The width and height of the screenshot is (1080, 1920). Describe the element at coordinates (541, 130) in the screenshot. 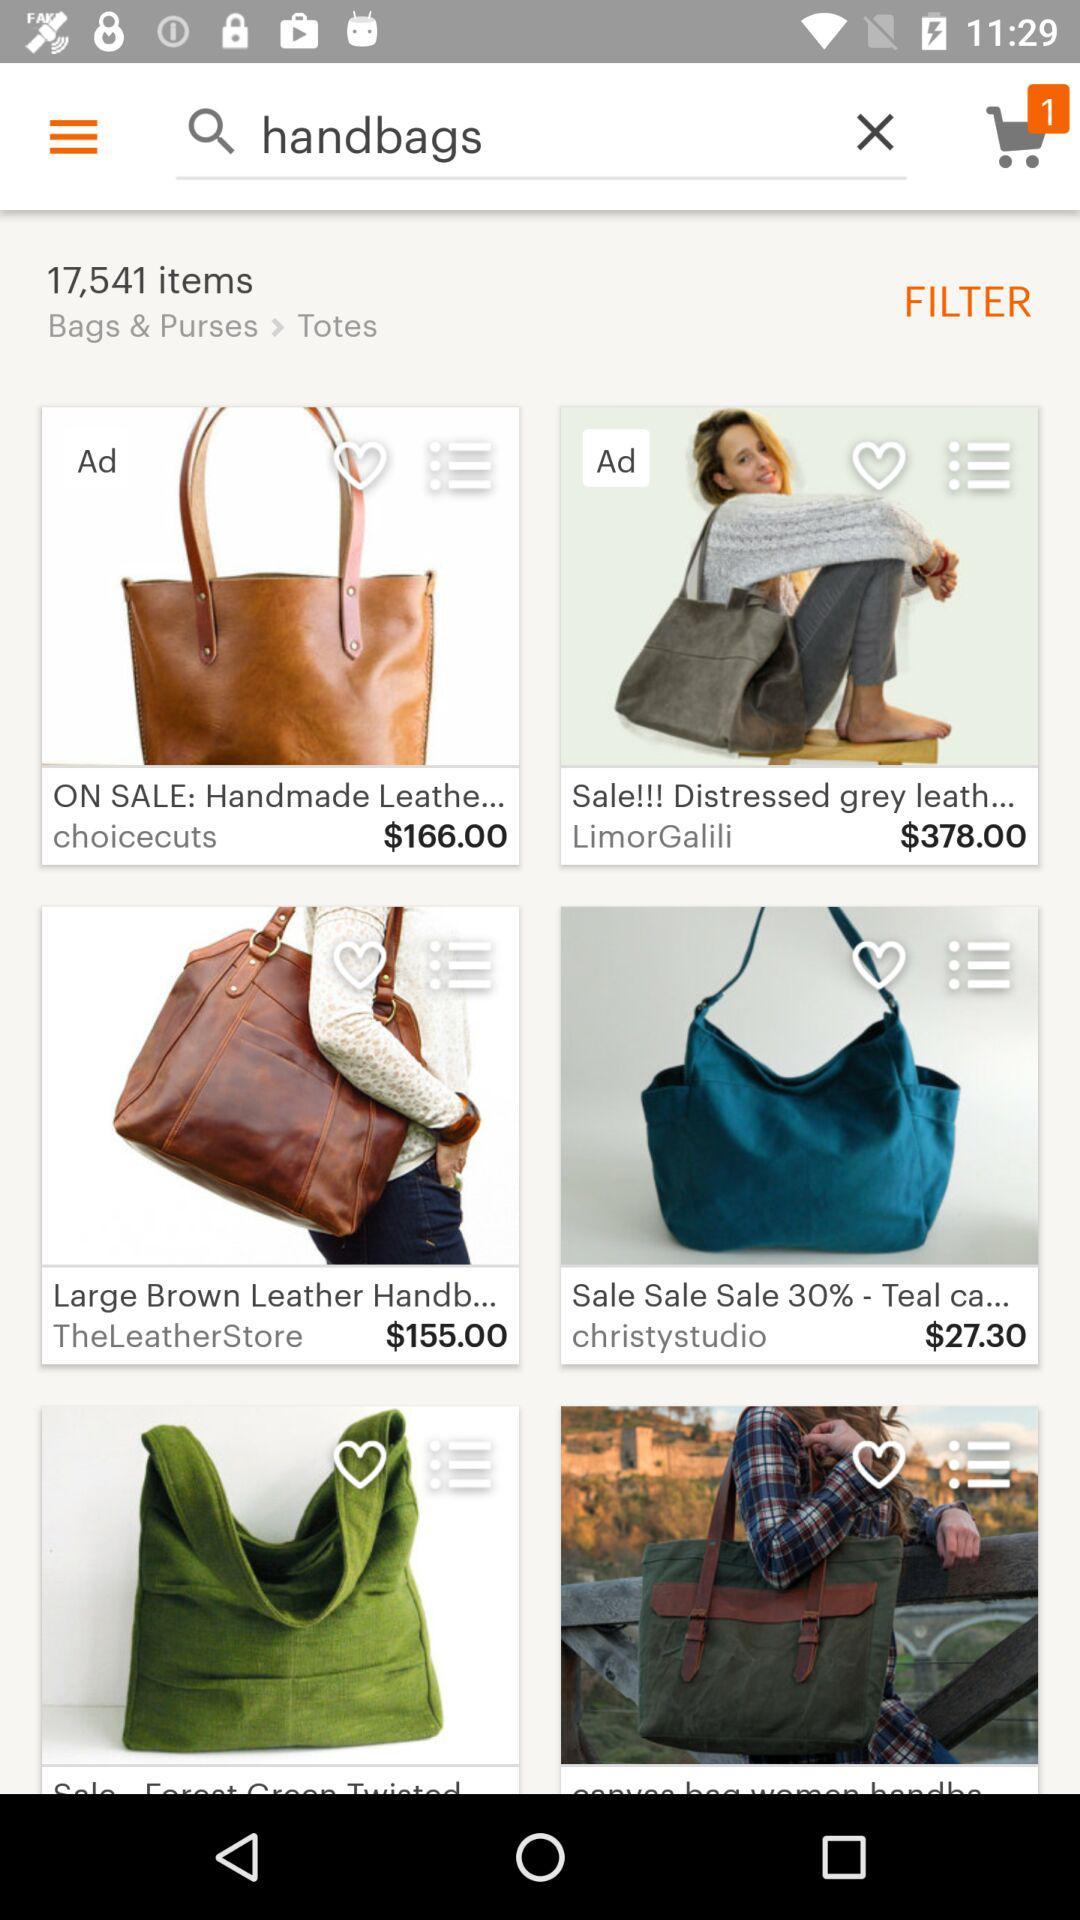

I see `the icon above the 17,541 items icon` at that location.